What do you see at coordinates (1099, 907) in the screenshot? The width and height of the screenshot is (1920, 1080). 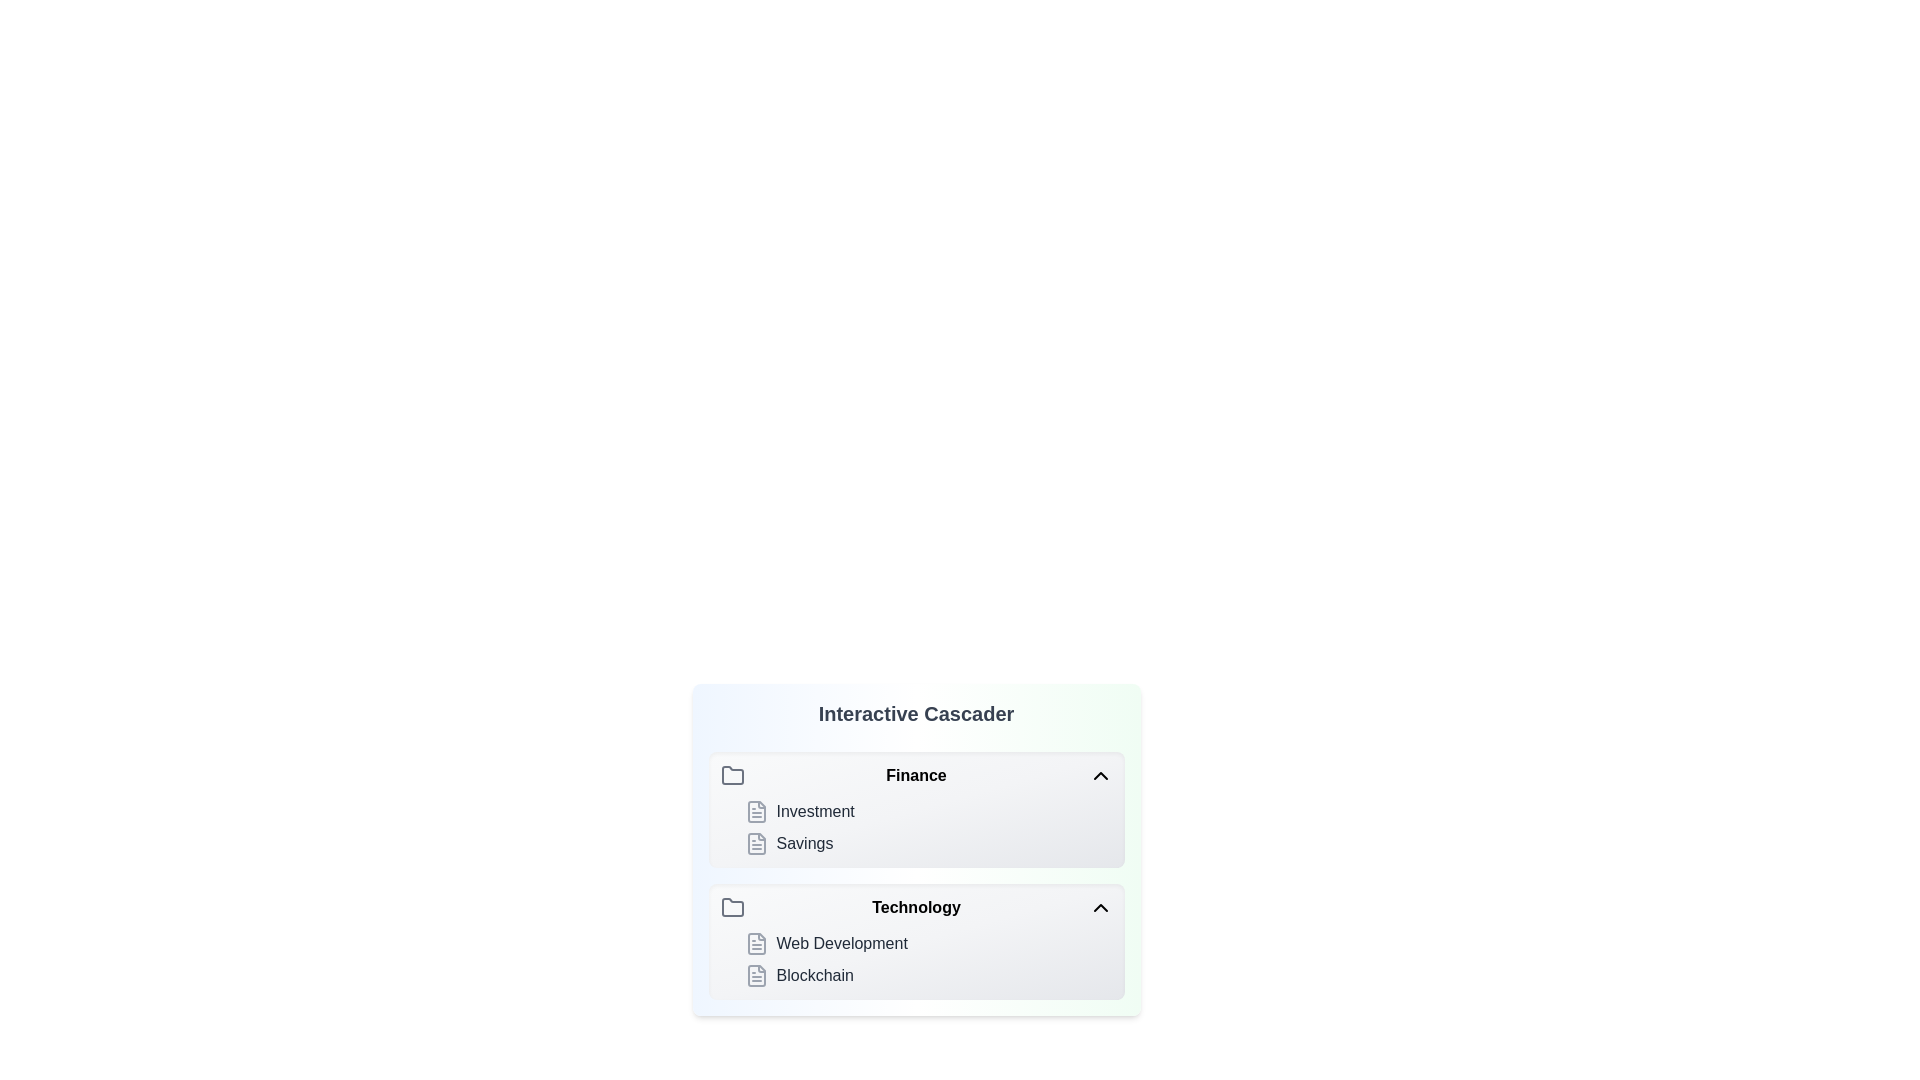 I see `the upward-pointing chevron icon button located on the right side of the 'Technology' header for possible interaction feedback` at bounding box center [1099, 907].